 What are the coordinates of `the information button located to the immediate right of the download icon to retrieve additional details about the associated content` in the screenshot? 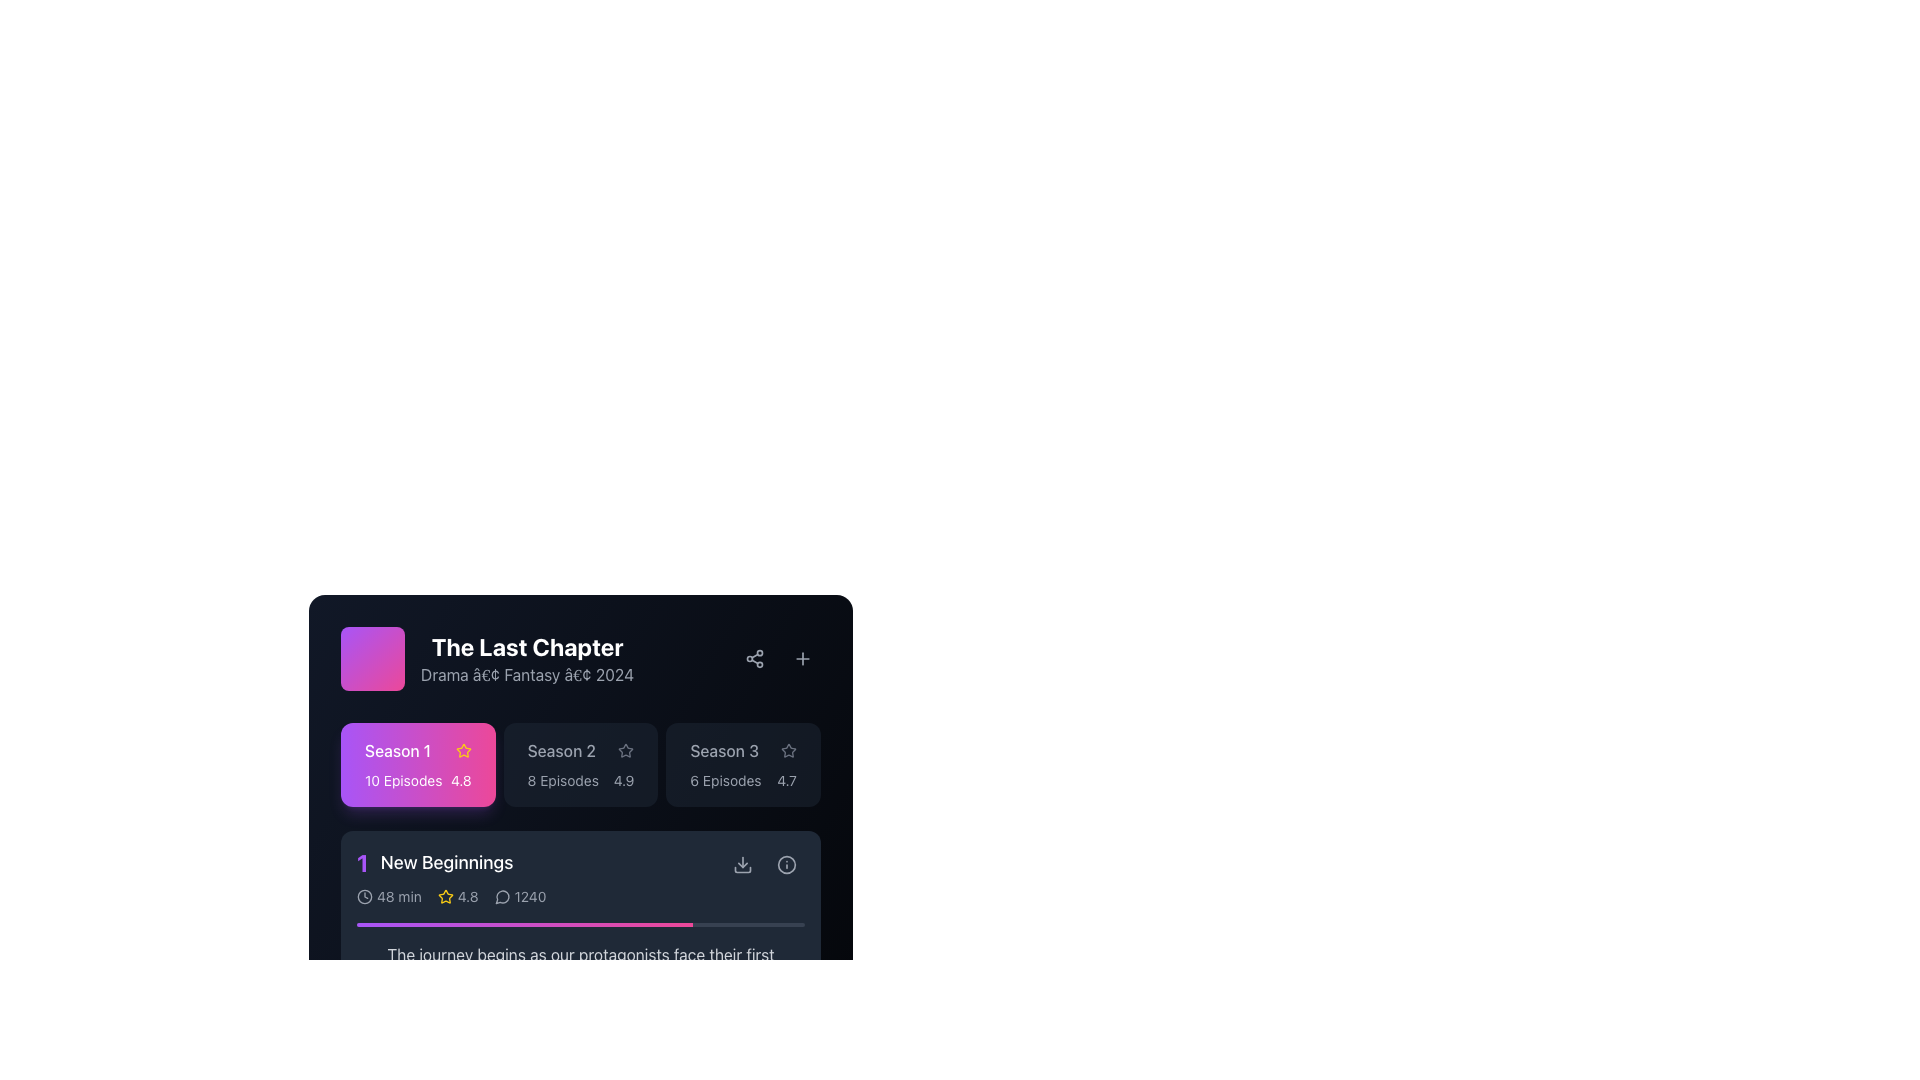 It's located at (786, 863).